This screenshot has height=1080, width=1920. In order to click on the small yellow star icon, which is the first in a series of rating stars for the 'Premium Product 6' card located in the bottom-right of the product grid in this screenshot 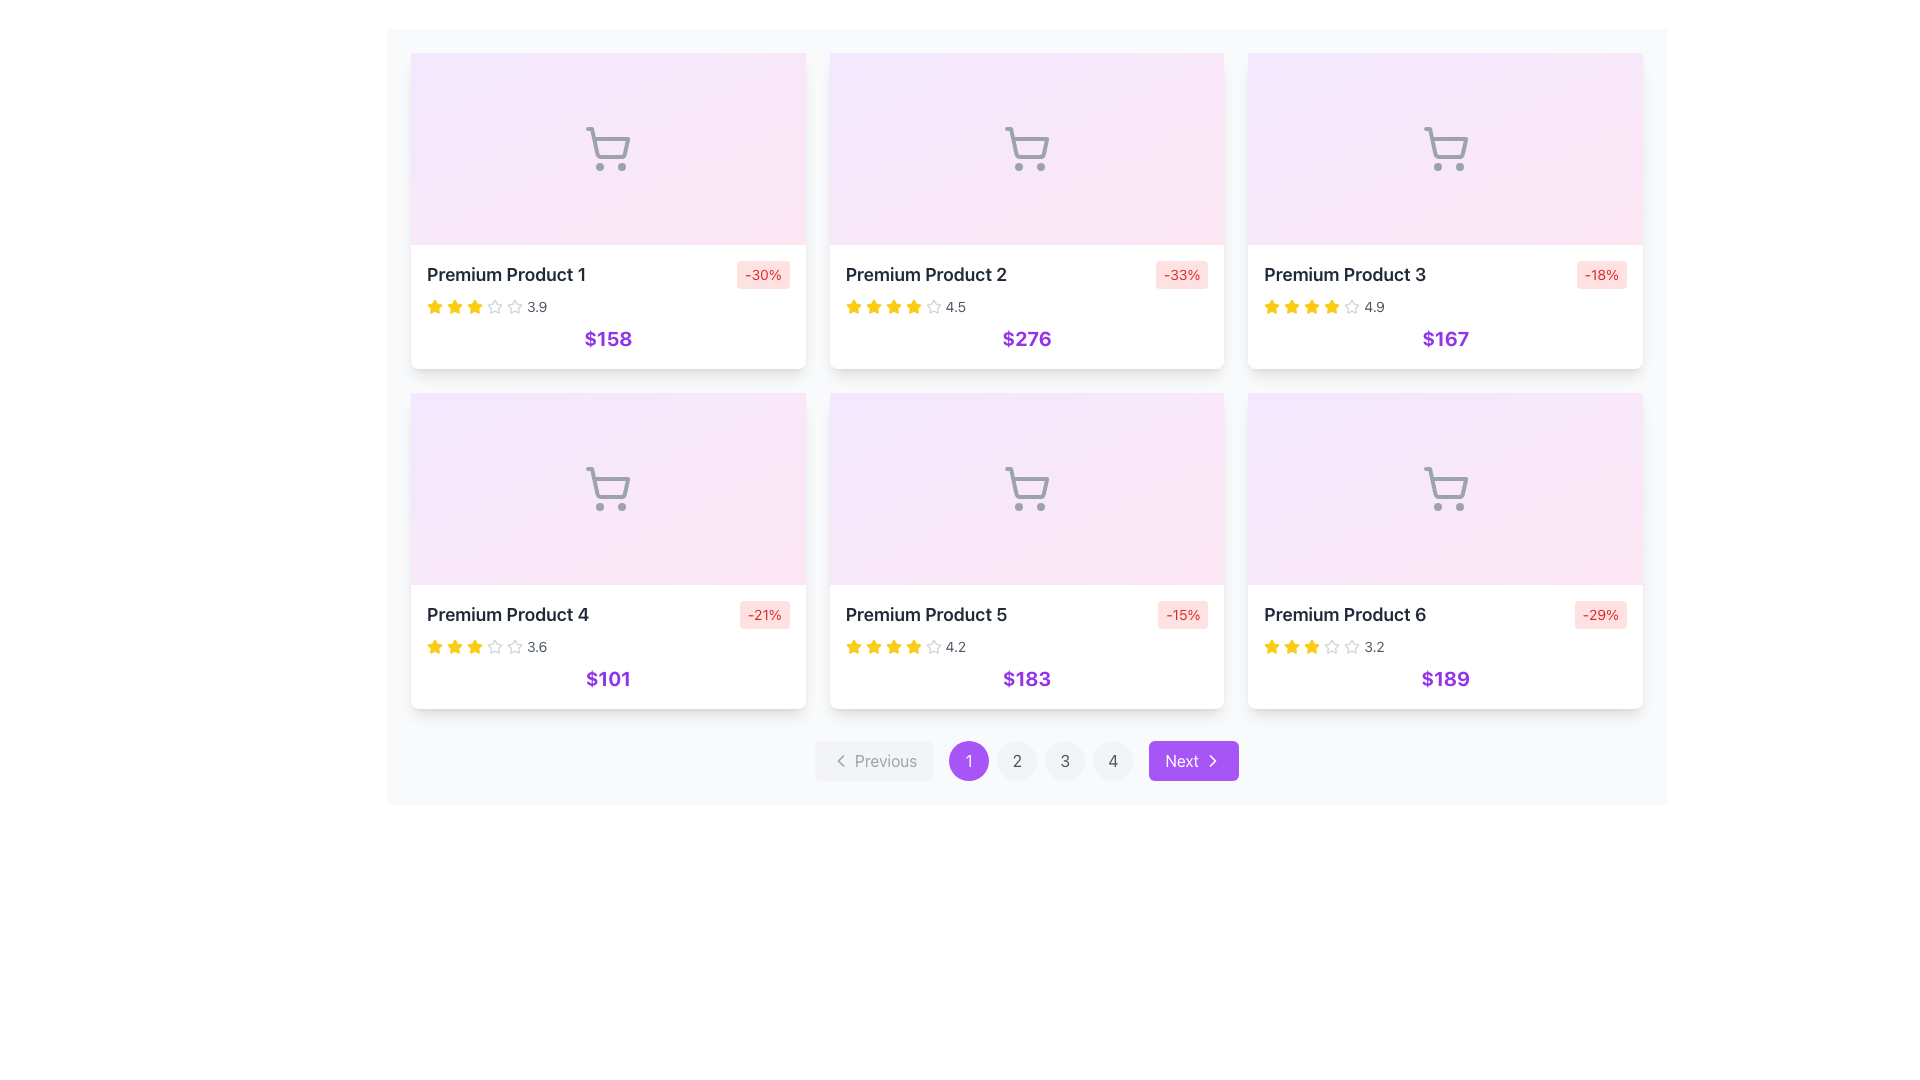, I will do `click(1271, 647)`.